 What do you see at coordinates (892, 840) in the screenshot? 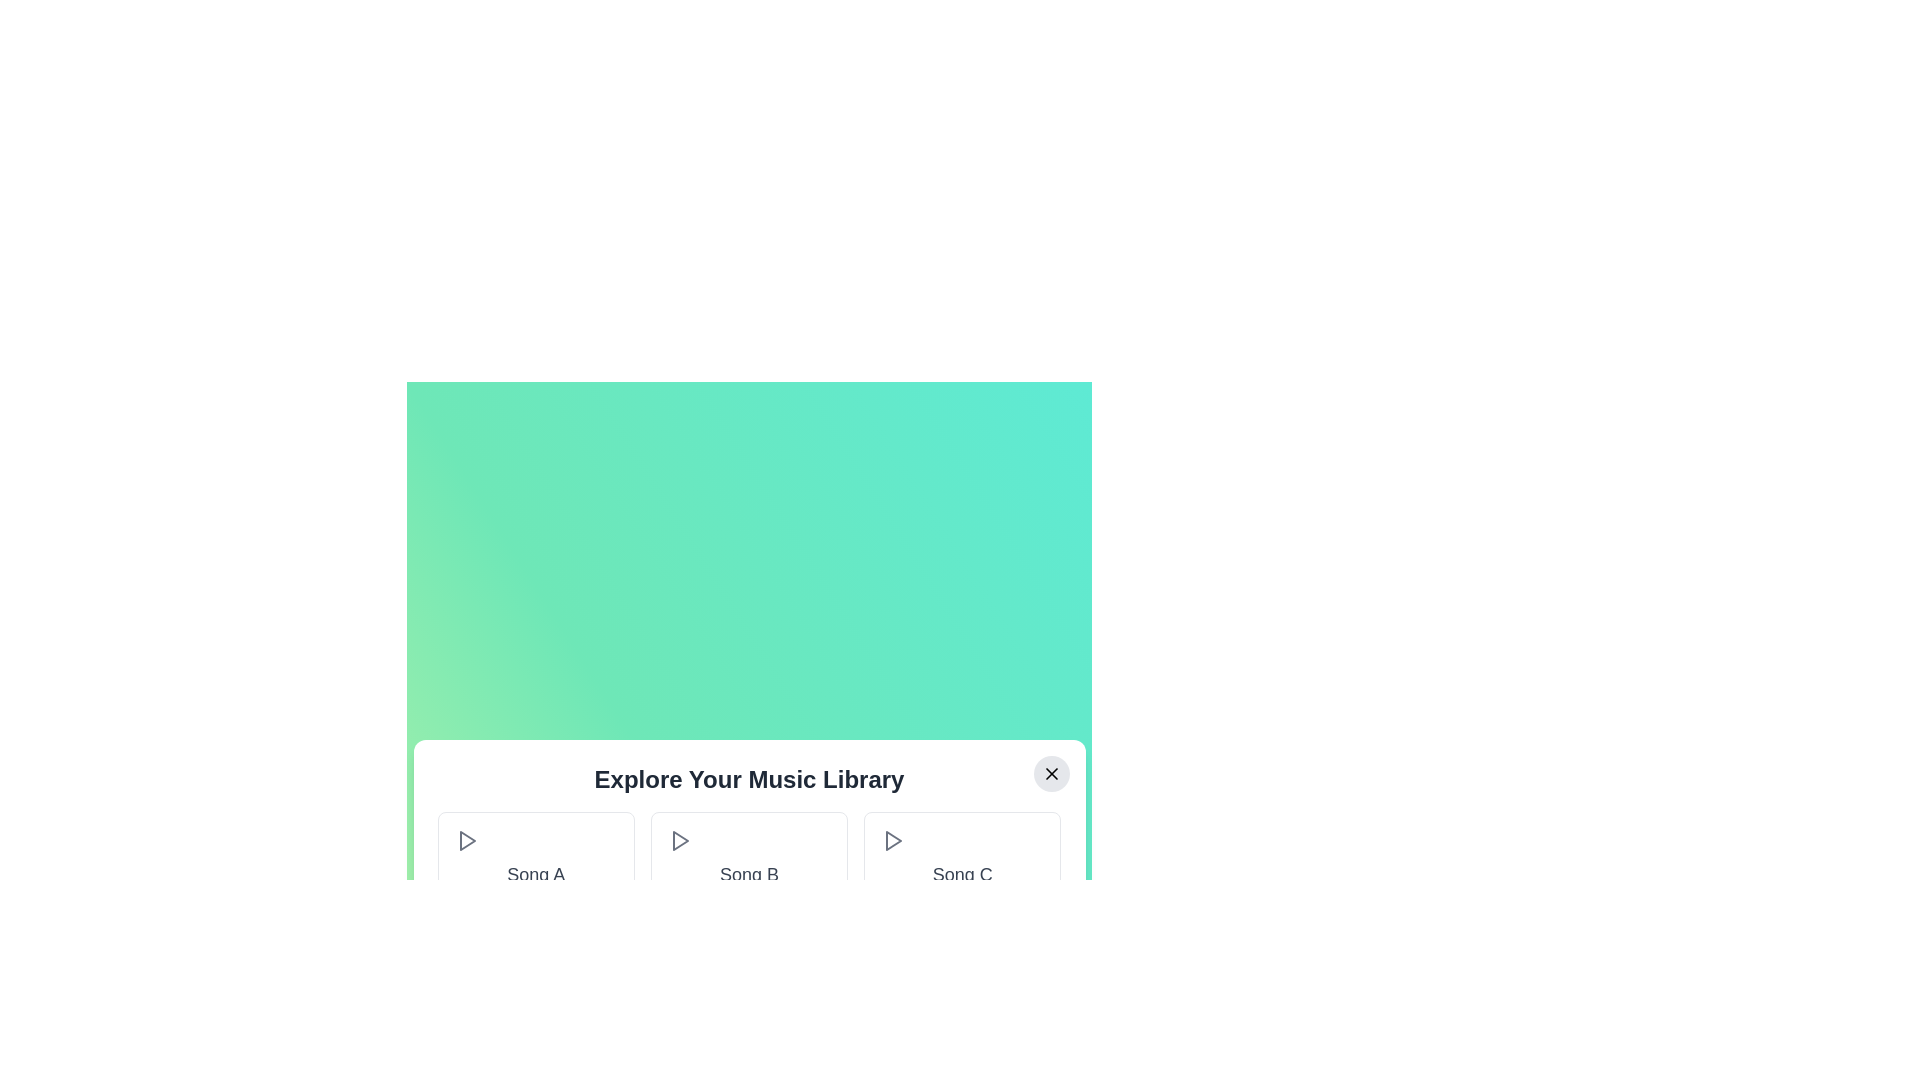
I see `play button next to the song Song C to play it` at bounding box center [892, 840].